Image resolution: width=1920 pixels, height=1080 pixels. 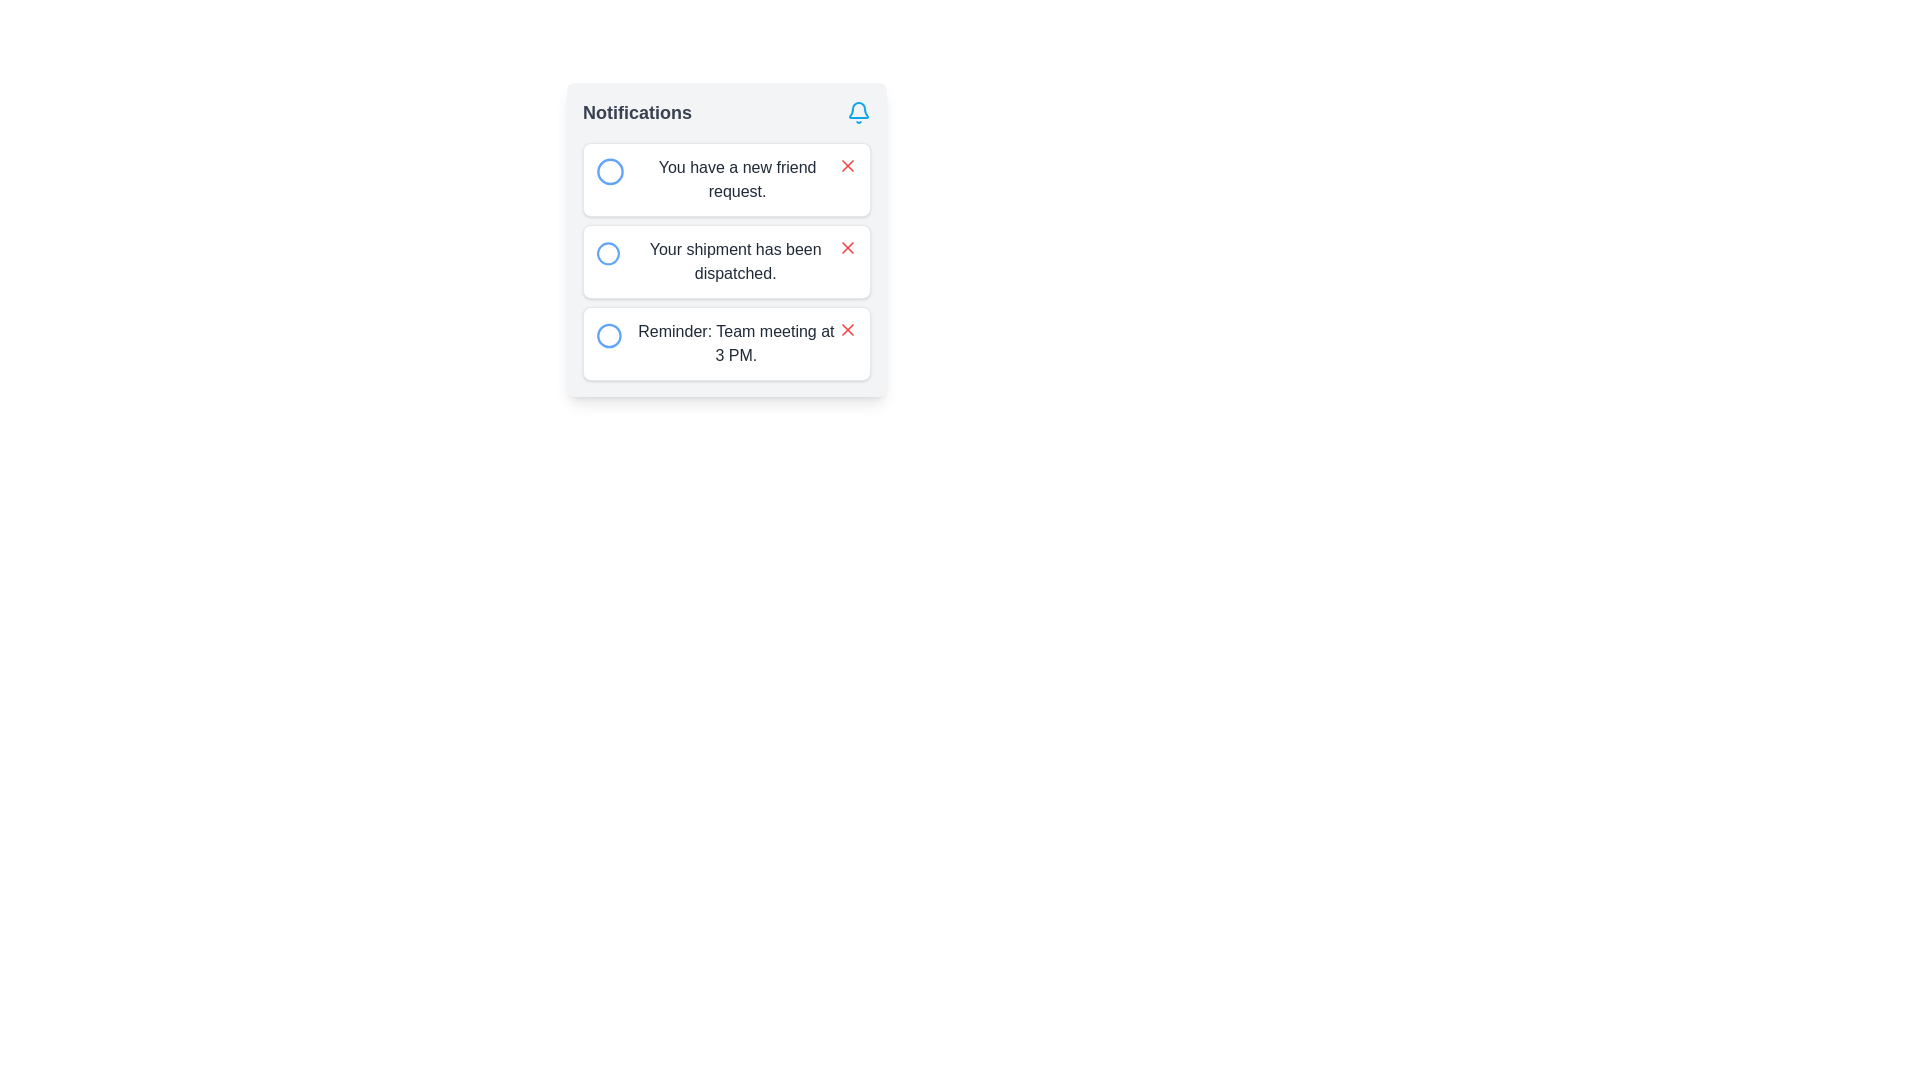 I want to click on the second 'X' icon in the notification interface to indicate interactivity, so click(x=848, y=246).